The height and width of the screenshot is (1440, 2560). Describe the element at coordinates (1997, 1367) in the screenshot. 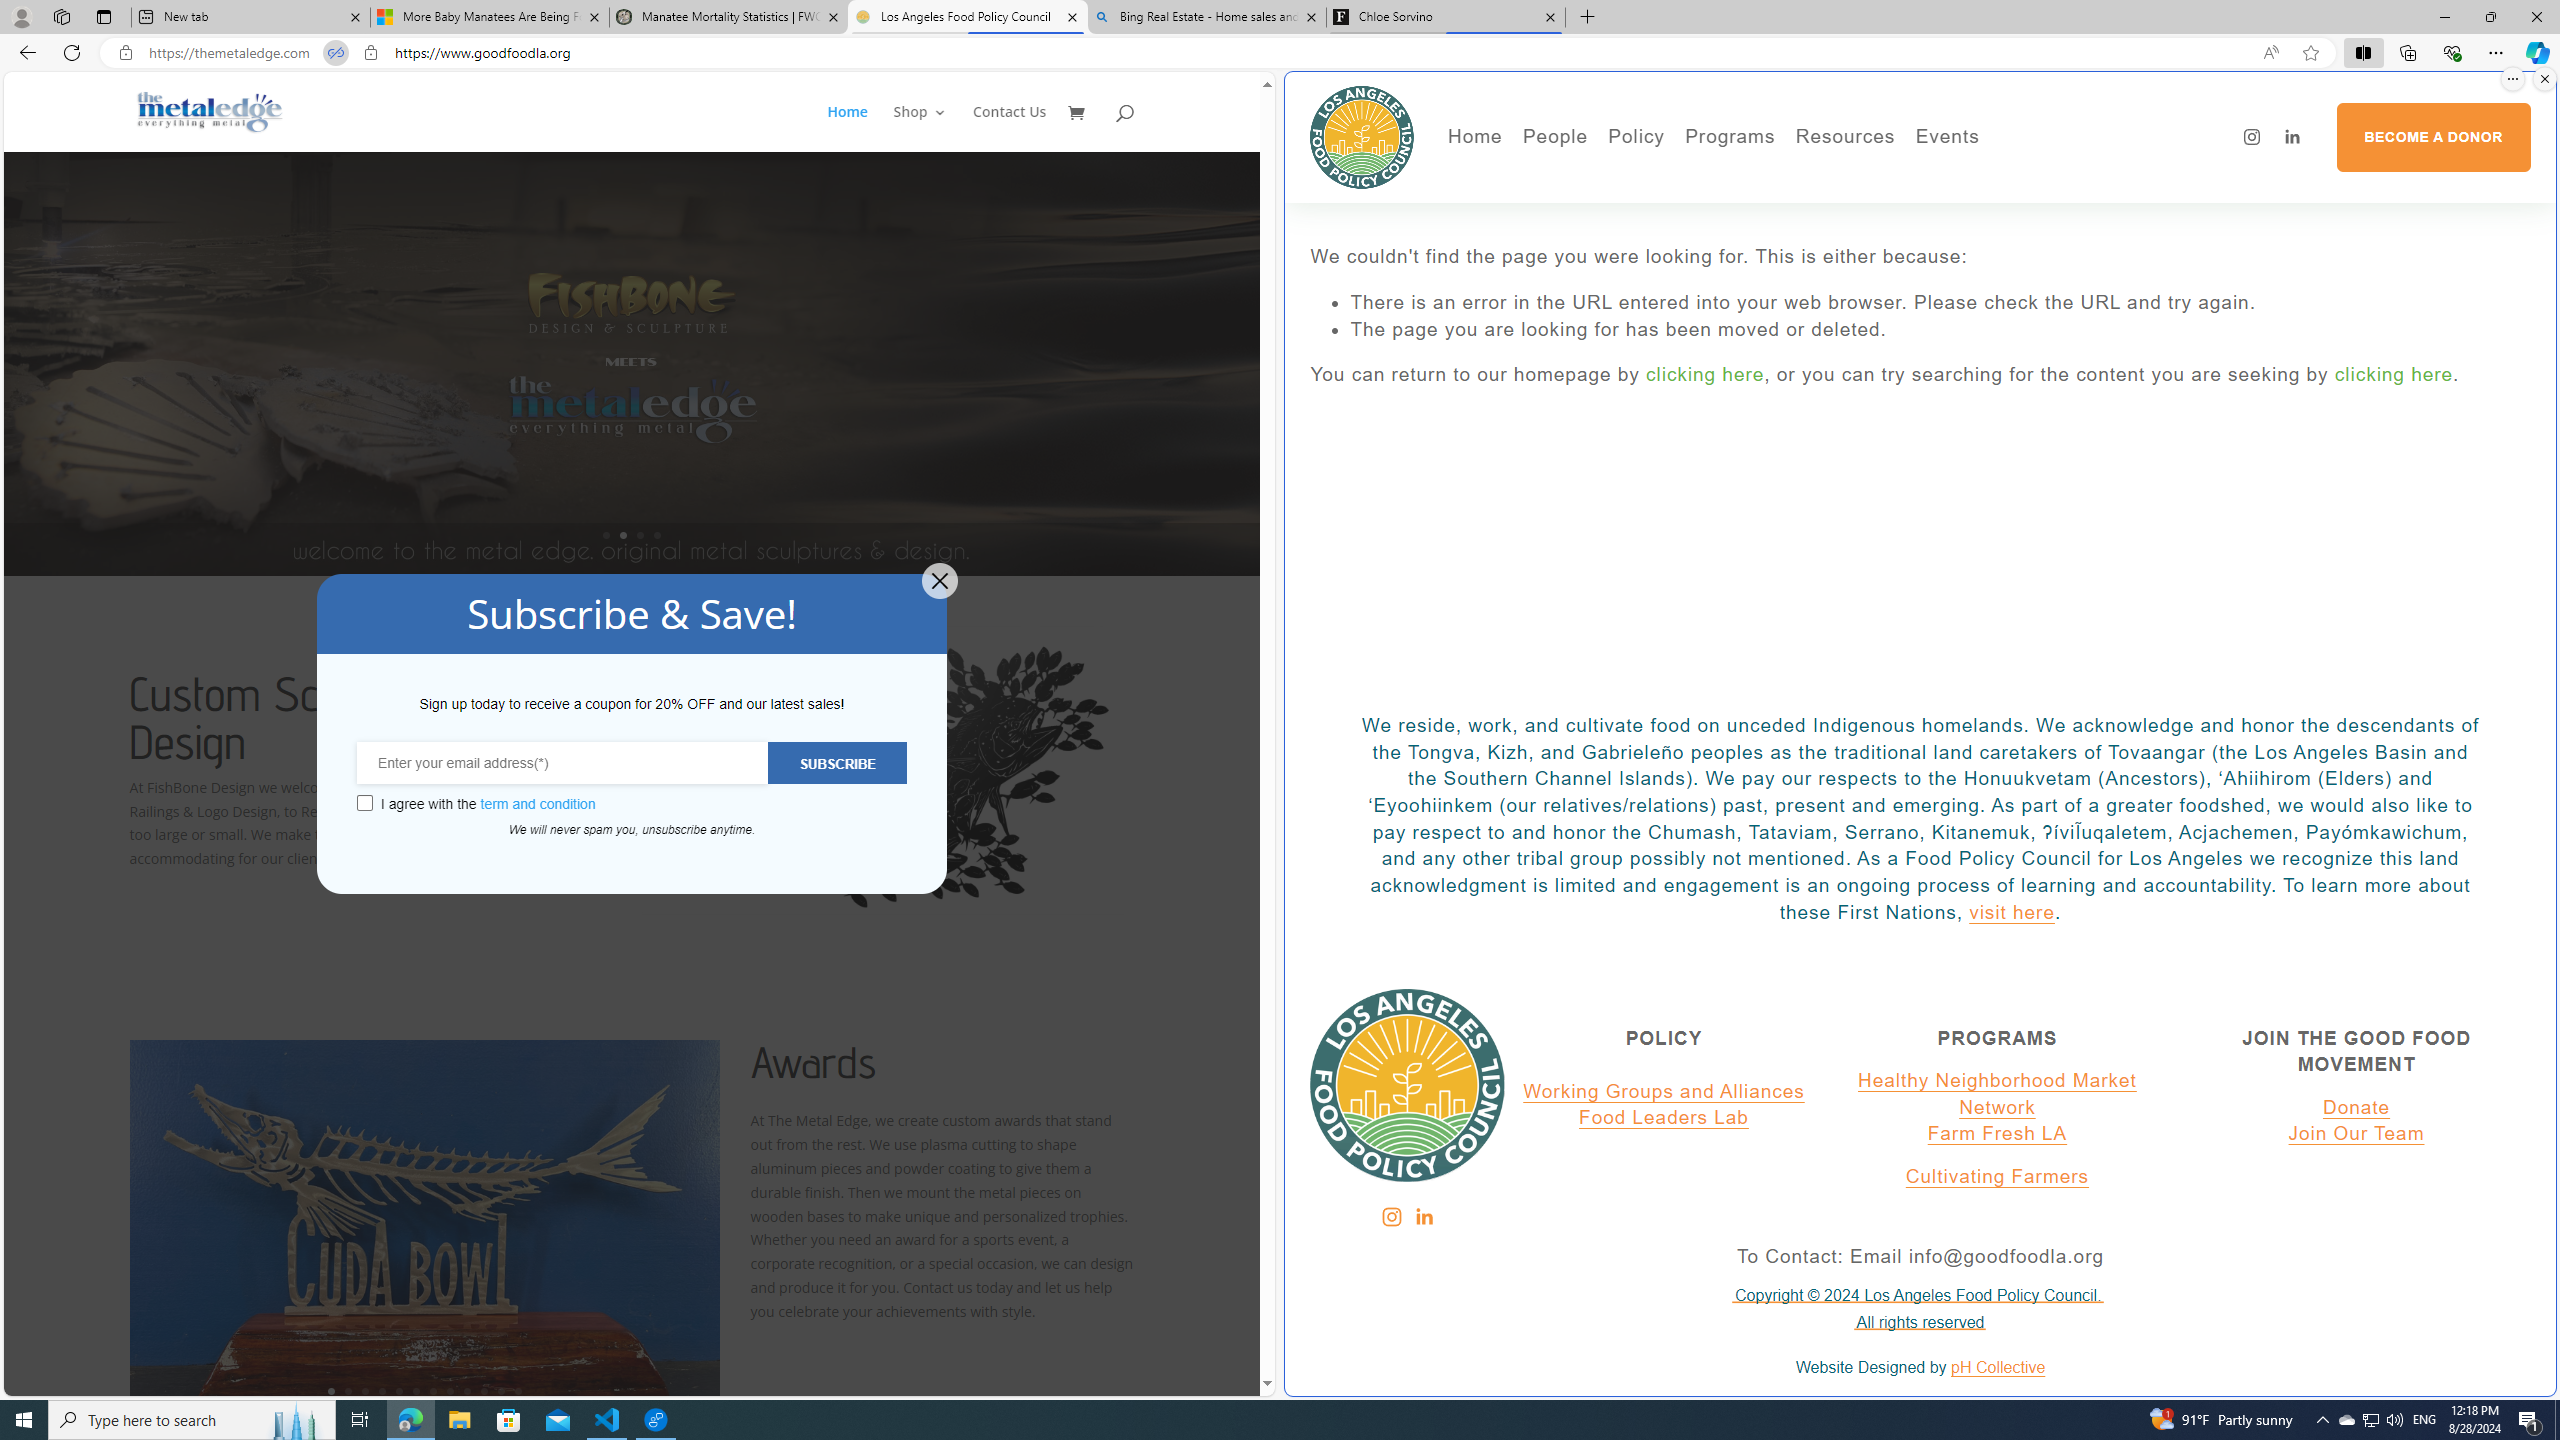

I see `'pH Collective'` at that location.